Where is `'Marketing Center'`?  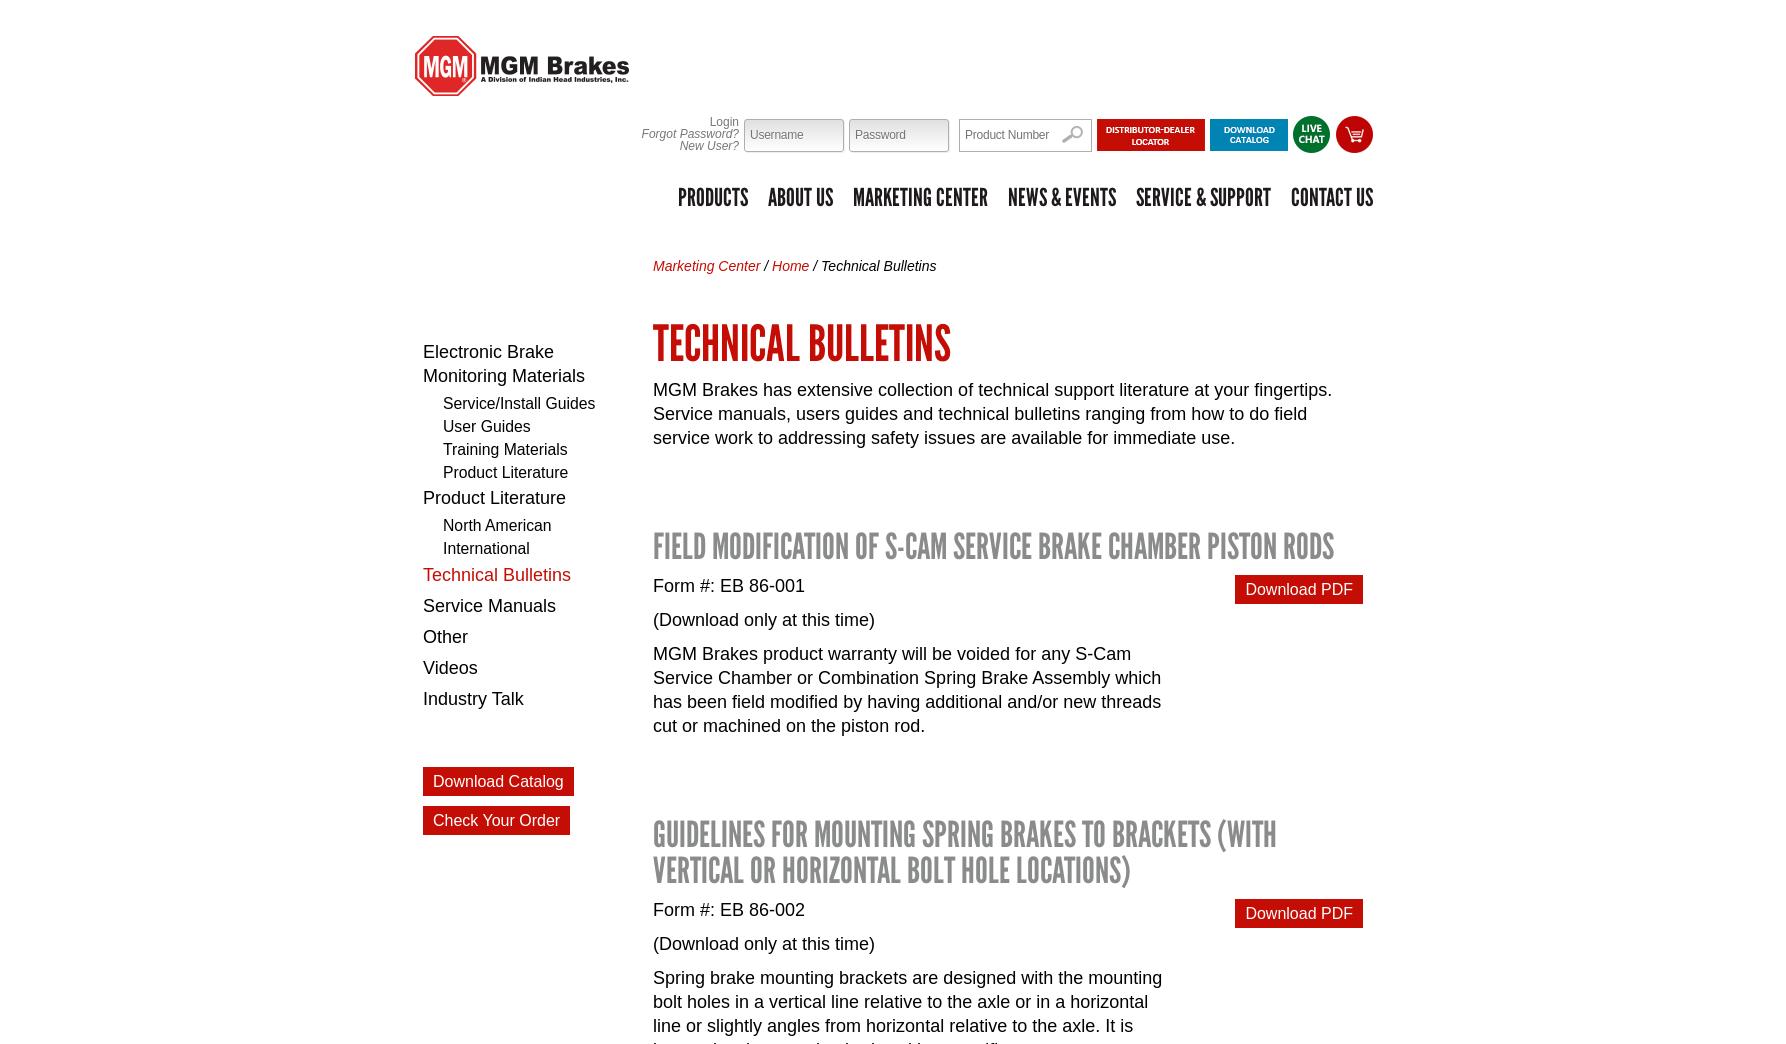 'Marketing Center' is located at coordinates (708, 263).